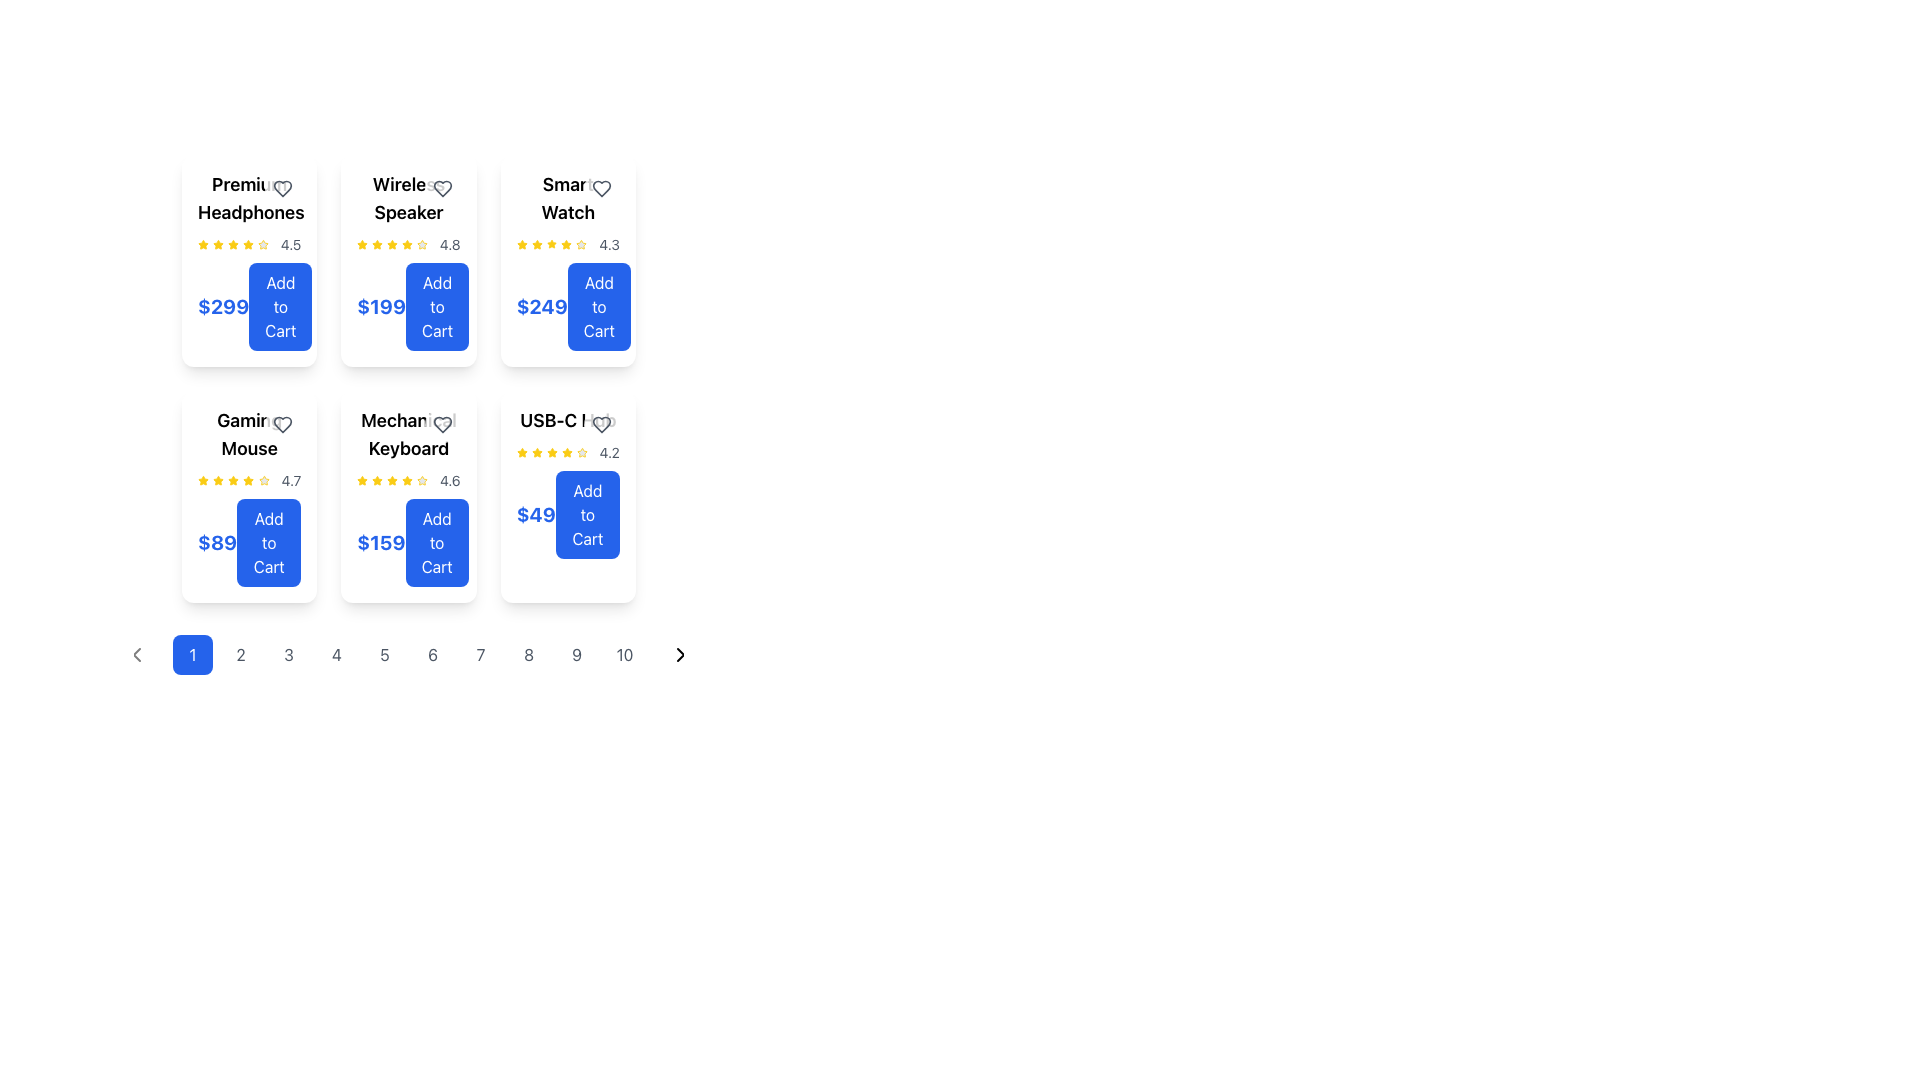 The image size is (1920, 1080). Describe the element at coordinates (537, 244) in the screenshot. I see `the third filled star icon in the rating system for the item labeled 'Smart Watch' which visually represents a rating of '4.3'` at that location.